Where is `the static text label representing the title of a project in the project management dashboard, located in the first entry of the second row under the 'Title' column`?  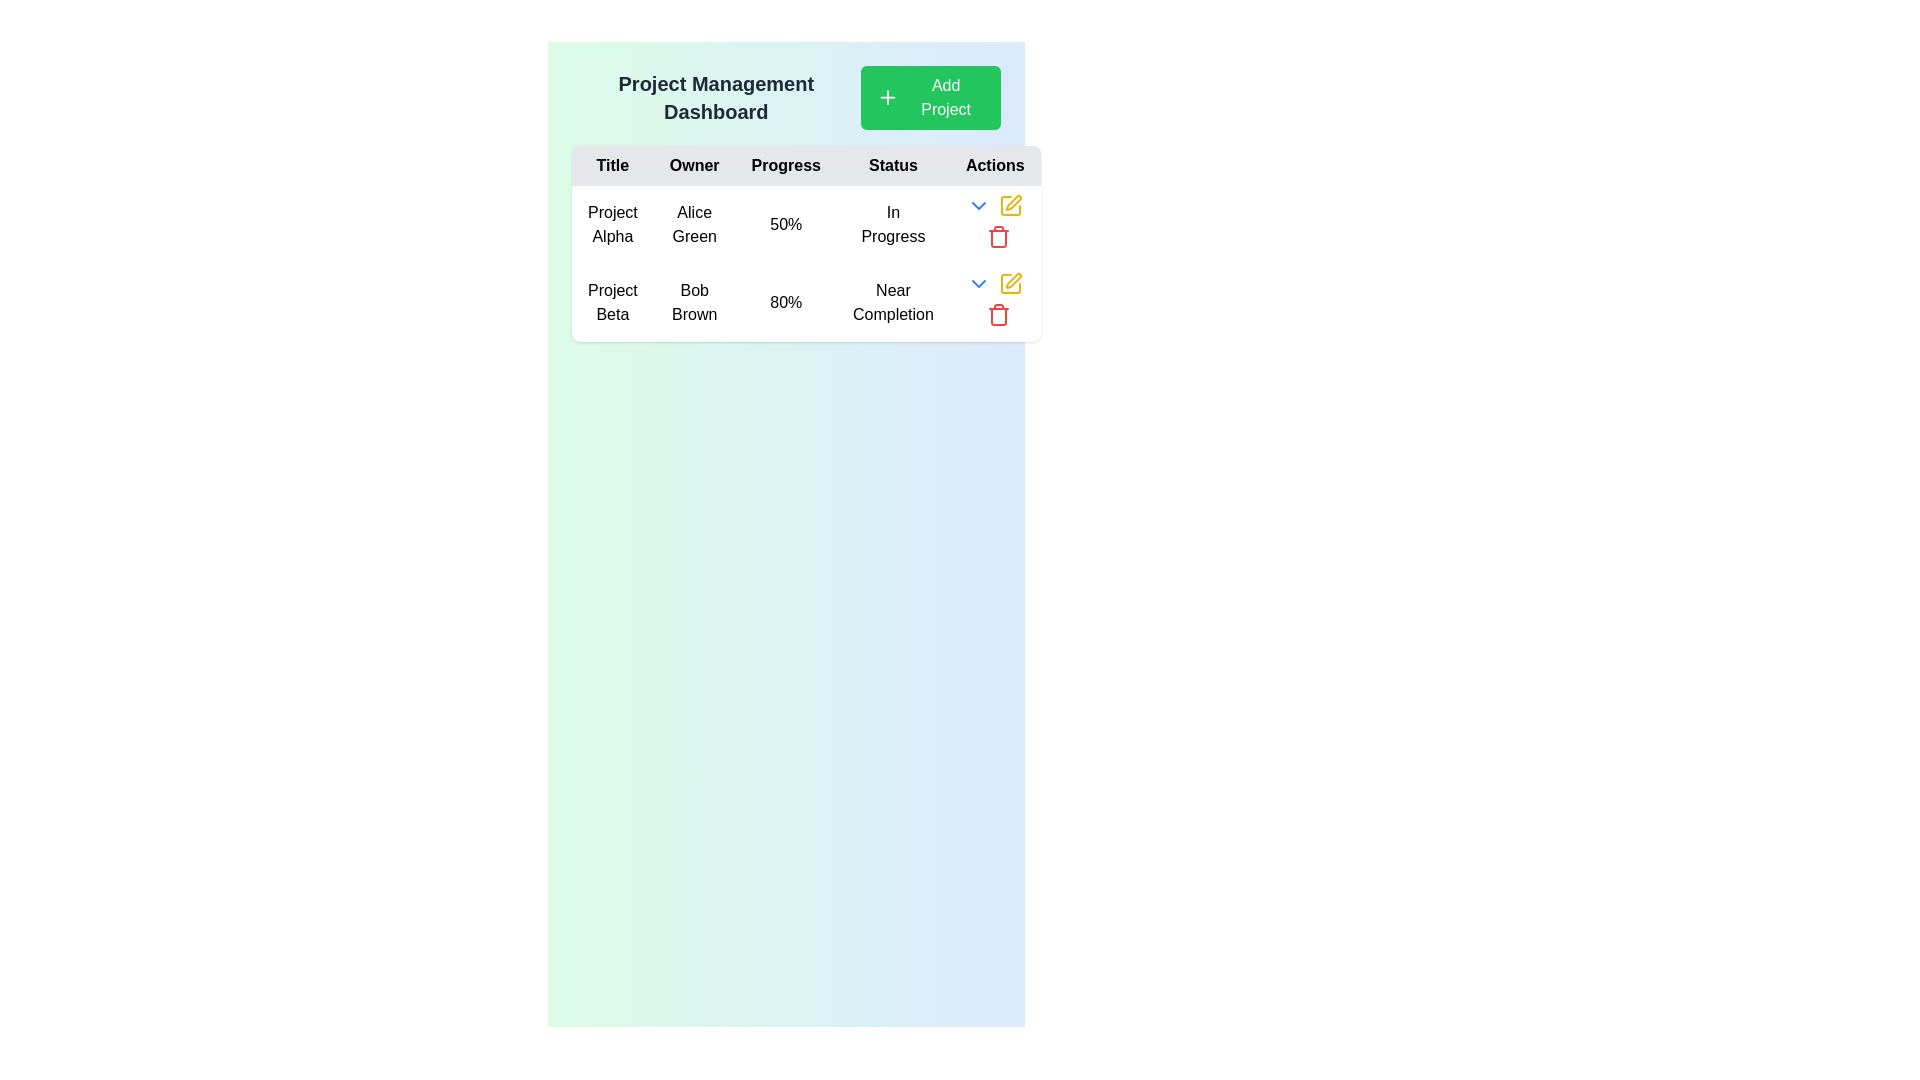 the static text label representing the title of a project in the project management dashboard, located in the first entry of the second row under the 'Title' column is located at coordinates (611, 303).